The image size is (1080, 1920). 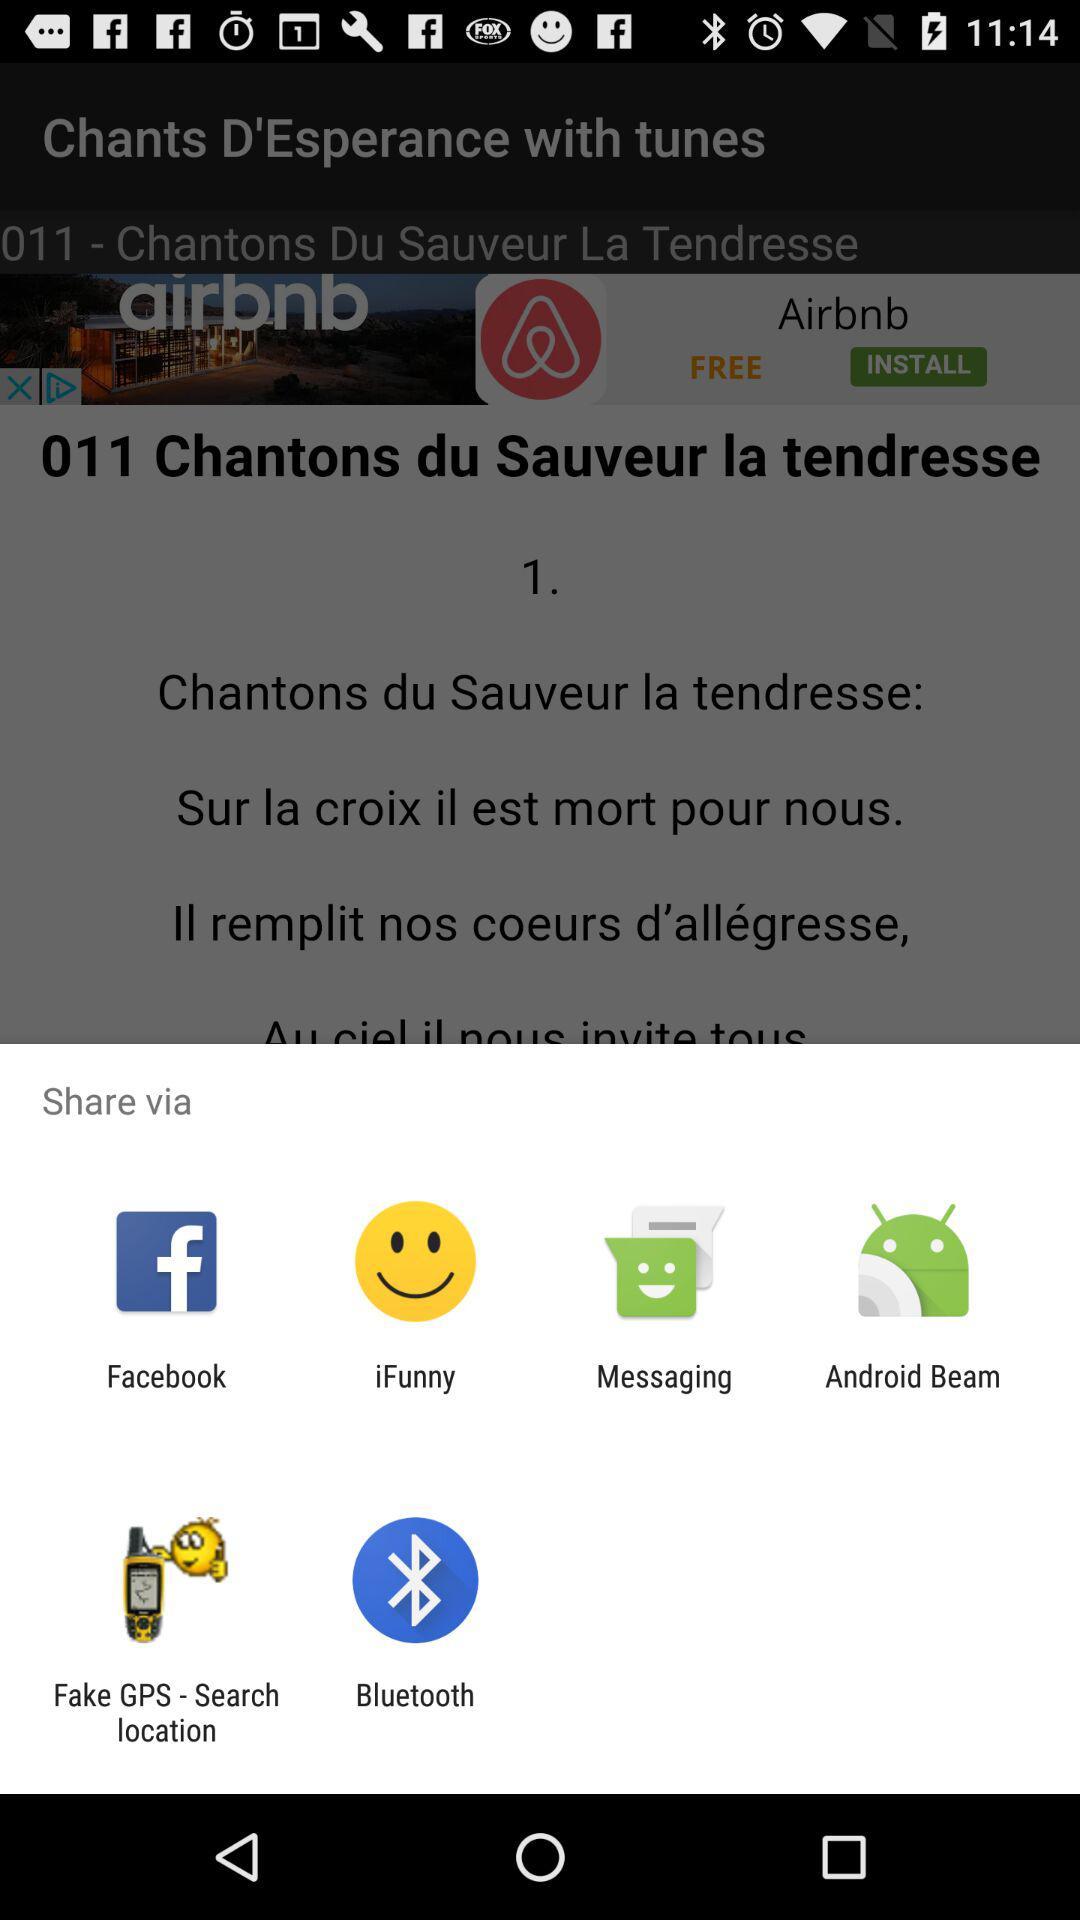 What do you see at coordinates (414, 1392) in the screenshot?
I see `the icon next to the facebook app` at bounding box center [414, 1392].